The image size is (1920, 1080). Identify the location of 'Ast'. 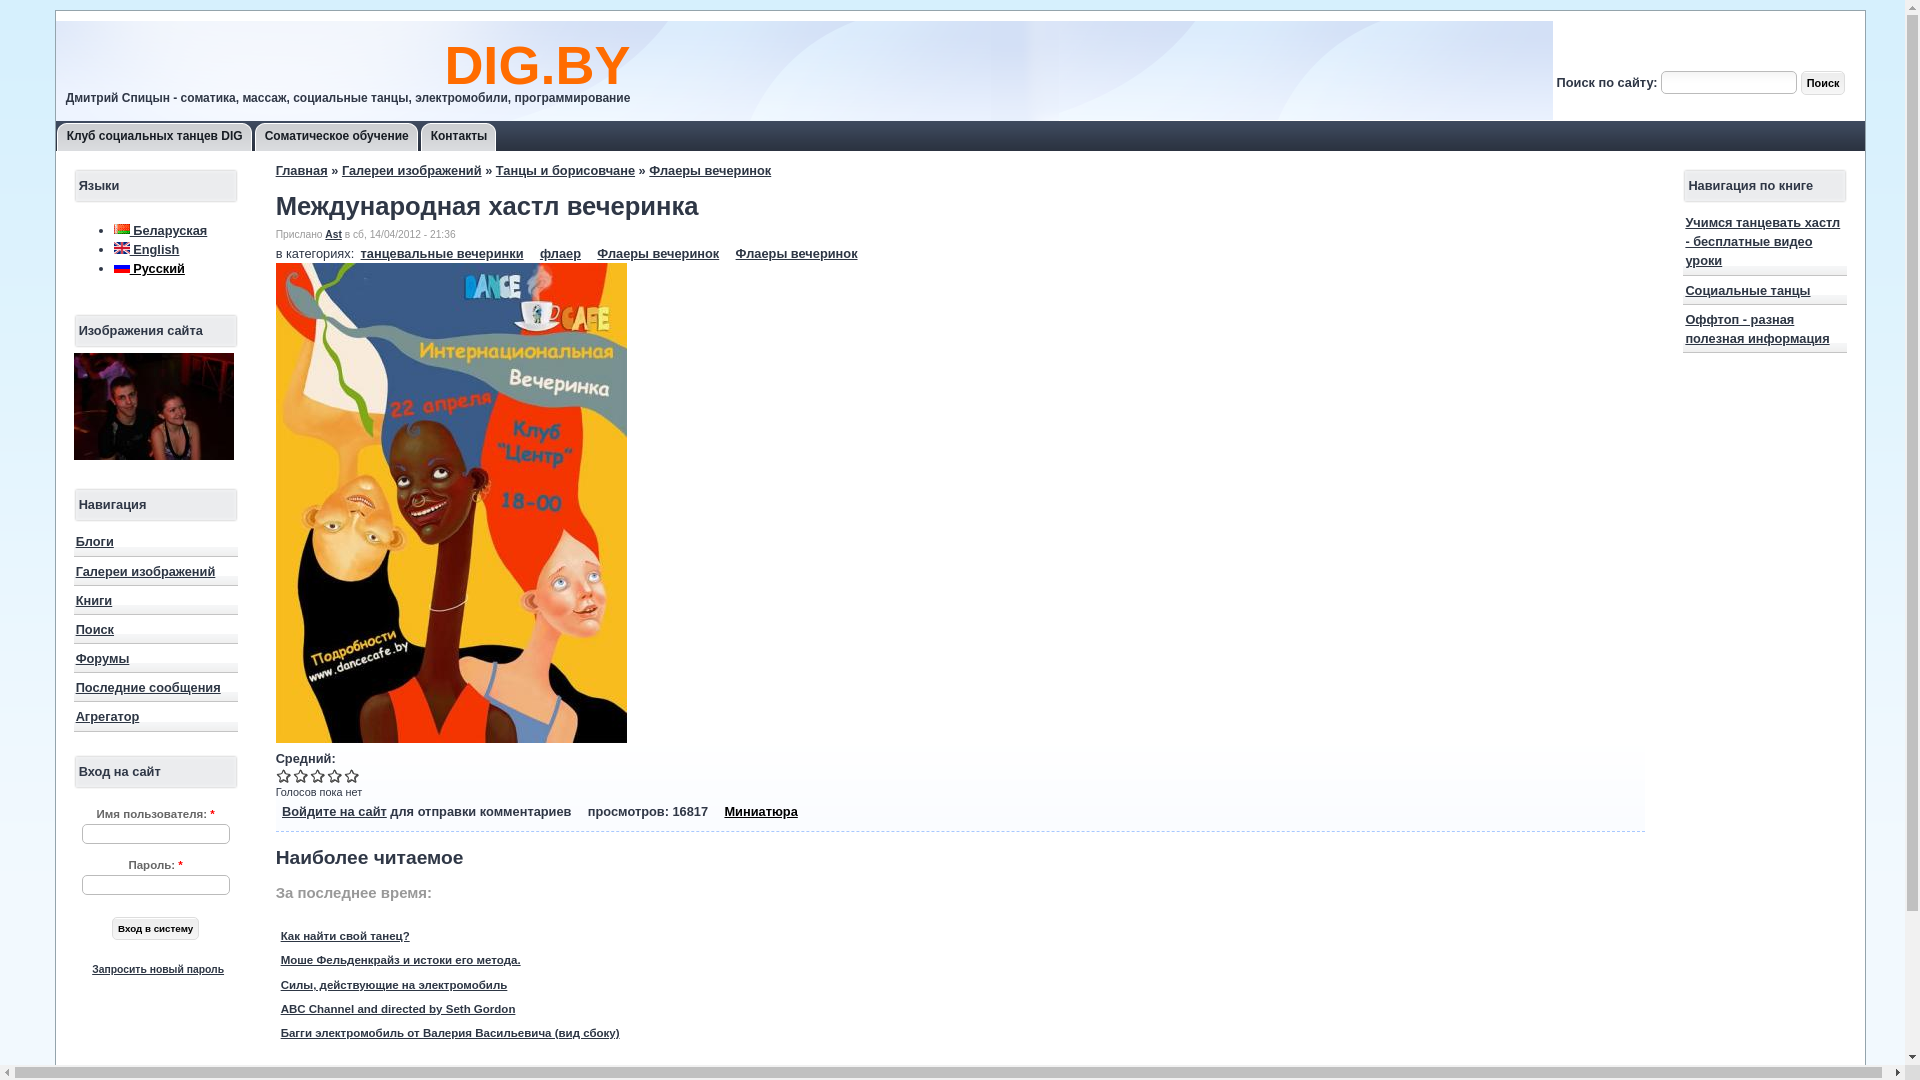
(333, 233).